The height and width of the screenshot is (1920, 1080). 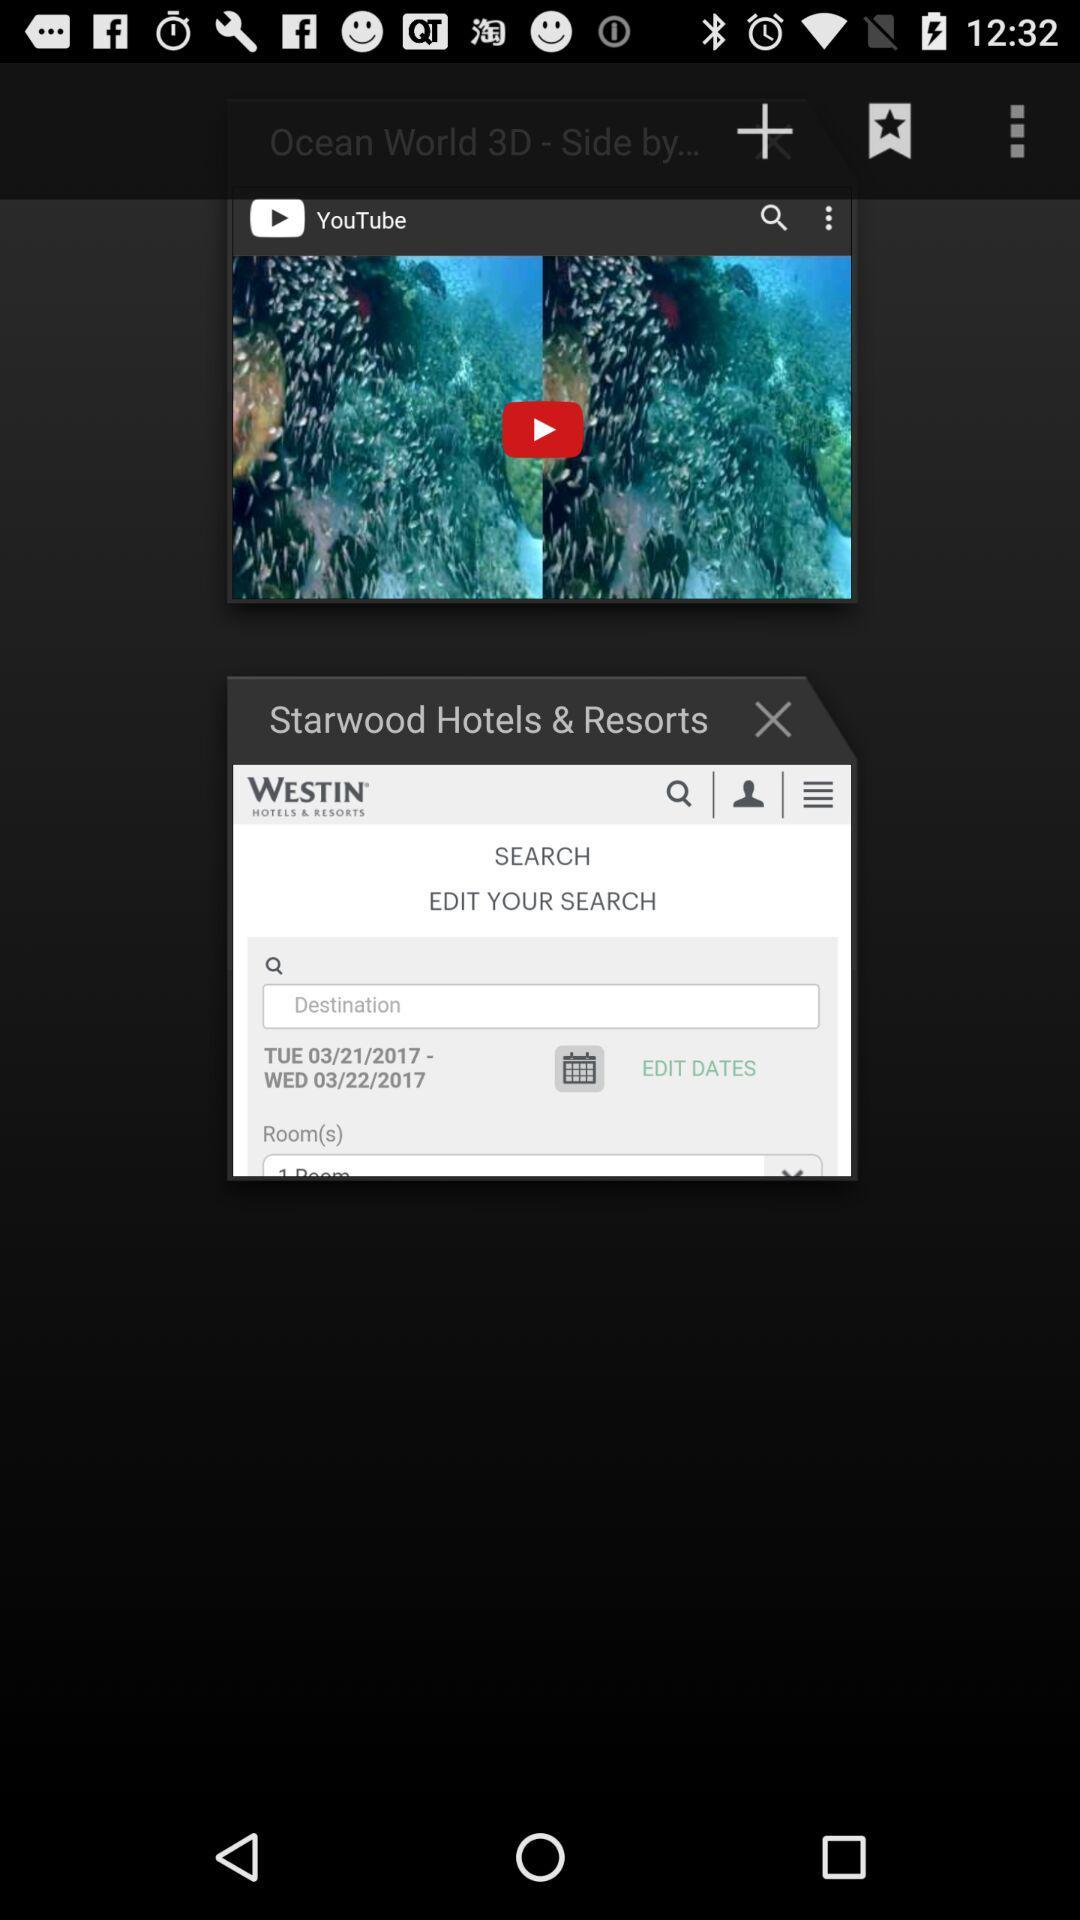 I want to click on the close icon, so click(x=782, y=767).